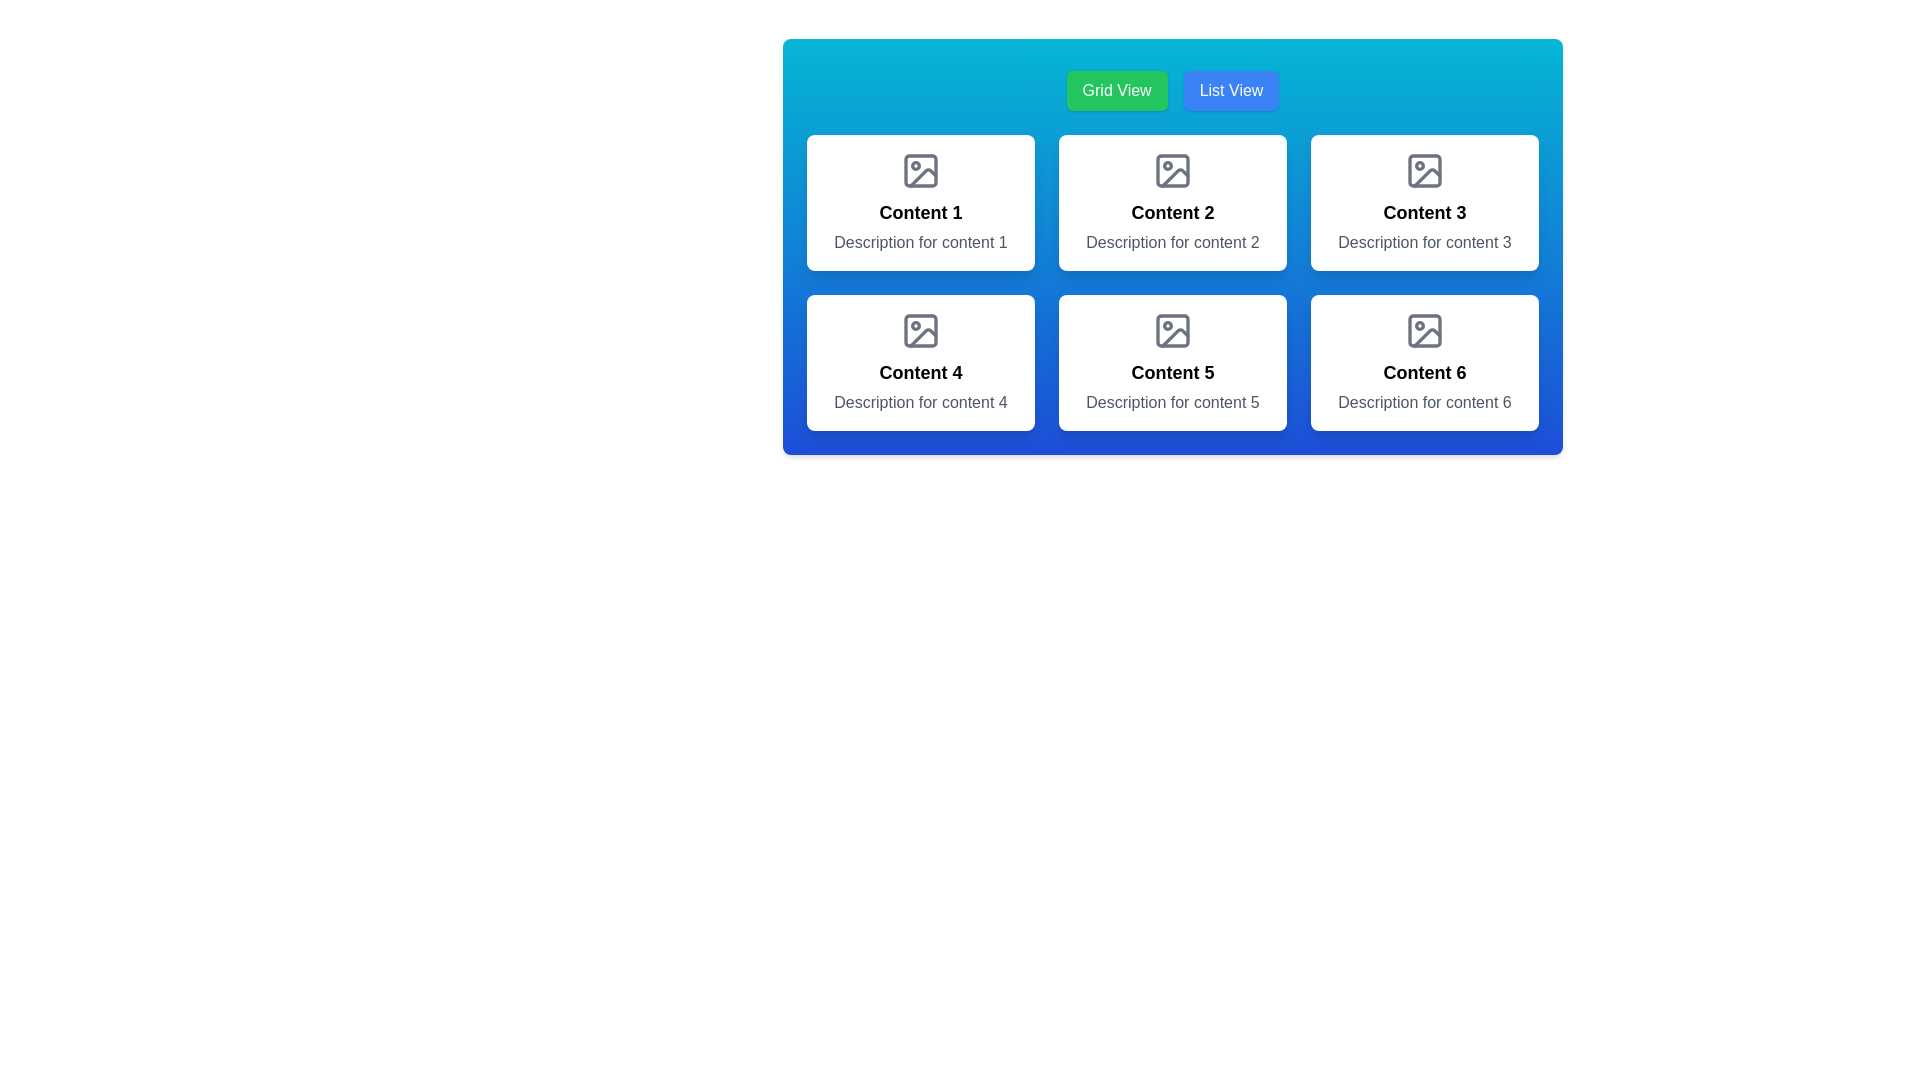 This screenshot has height=1080, width=1920. Describe the element at coordinates (1230, 91) in the screenshot. I see `the toggle button to switch the view mode to list format, located to the right of the 'Grid View' button at the top section of the interface` at that location.